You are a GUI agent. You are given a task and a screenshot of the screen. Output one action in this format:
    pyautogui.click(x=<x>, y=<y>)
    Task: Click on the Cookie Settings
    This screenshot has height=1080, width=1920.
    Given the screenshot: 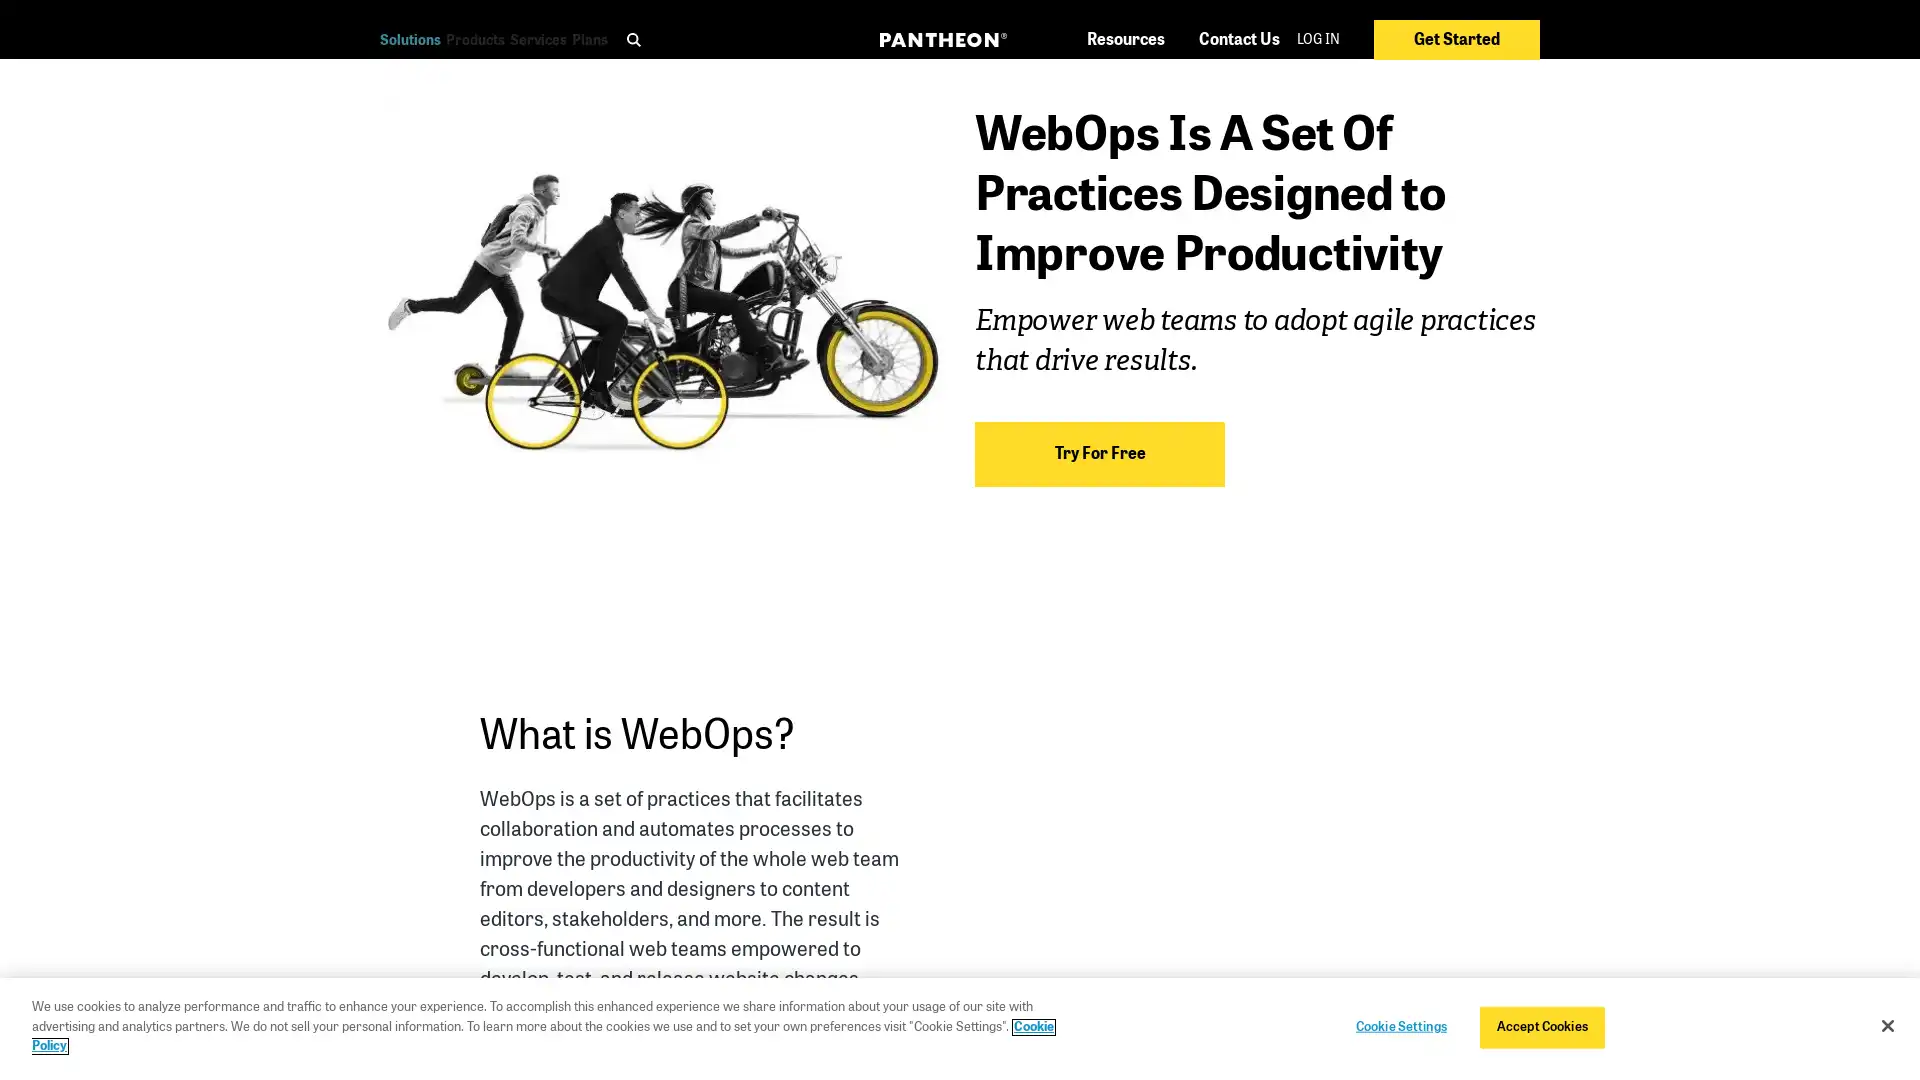 What is the action you would take?
    pyautogui.click(x=1399, y=1026)
    